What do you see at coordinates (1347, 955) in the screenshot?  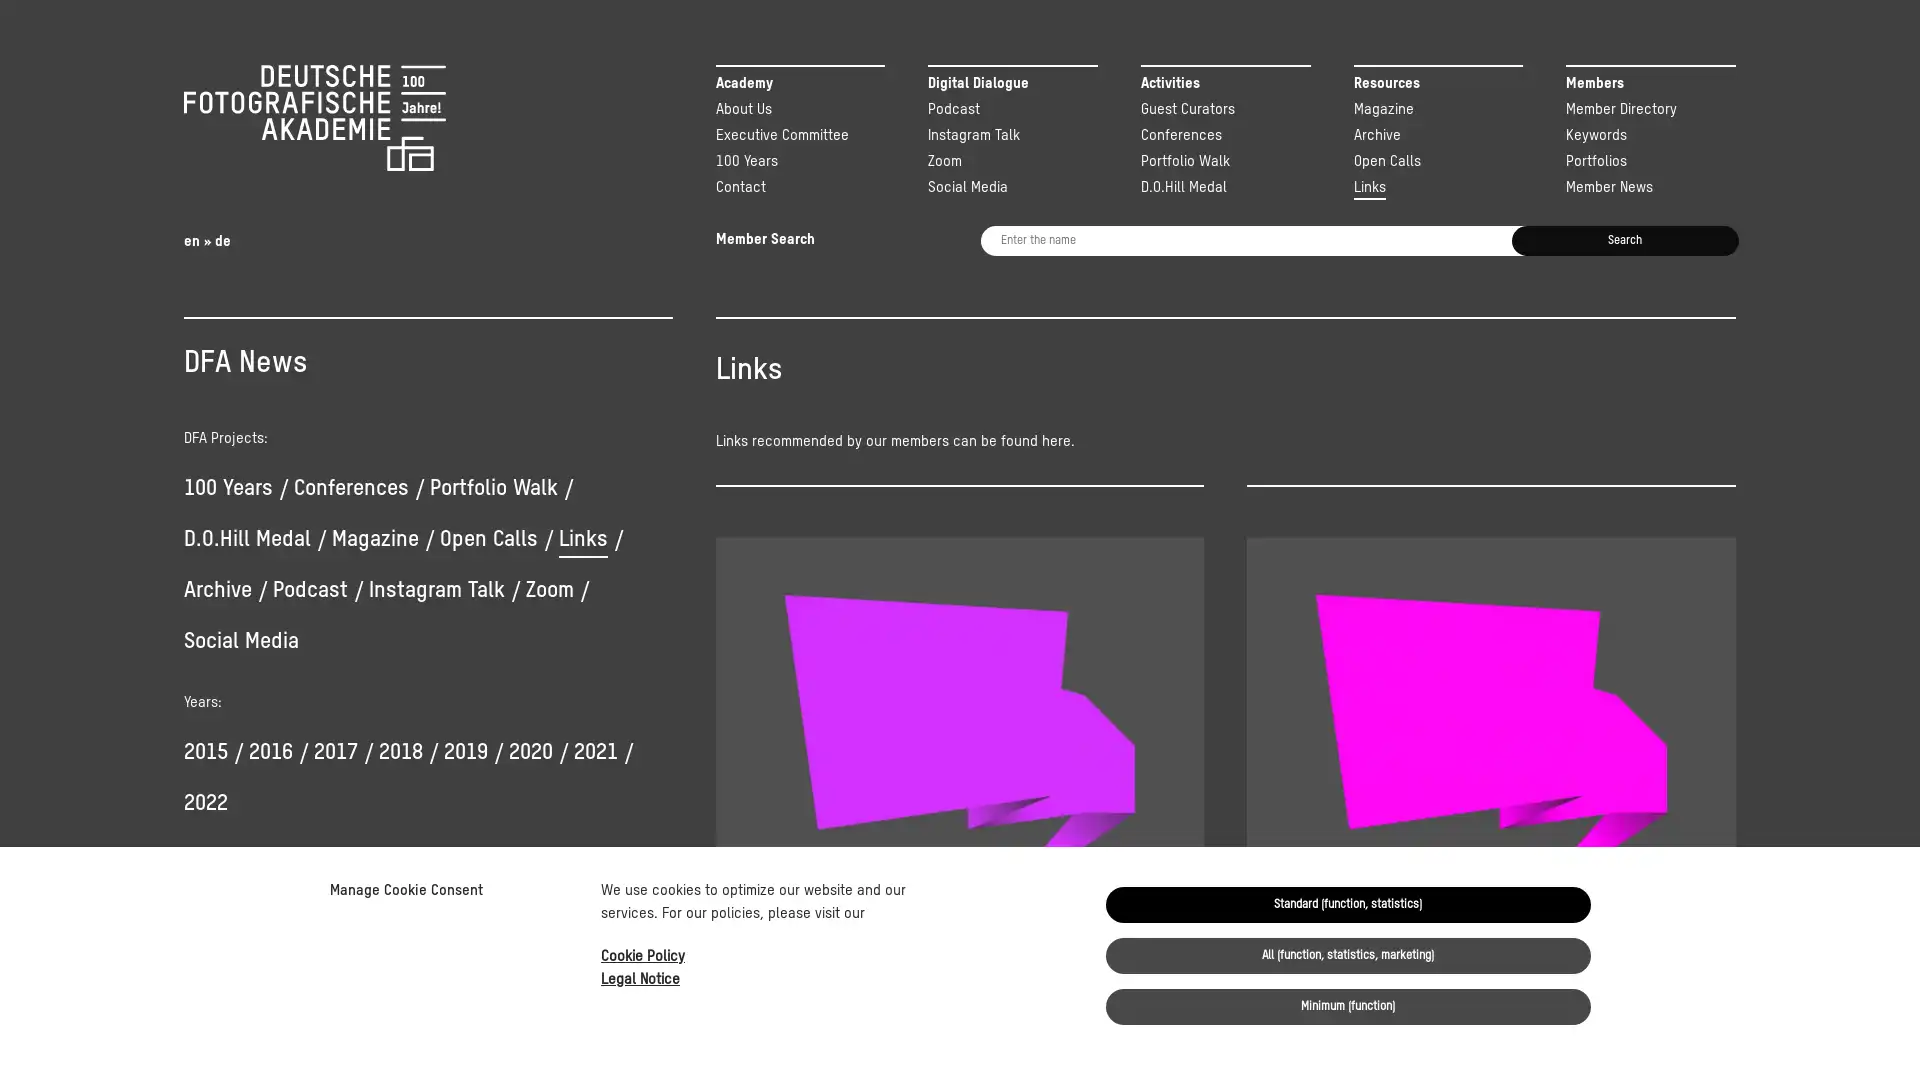 I see `All (function, statistics, marketing)` at bounding box center [1347, 955].